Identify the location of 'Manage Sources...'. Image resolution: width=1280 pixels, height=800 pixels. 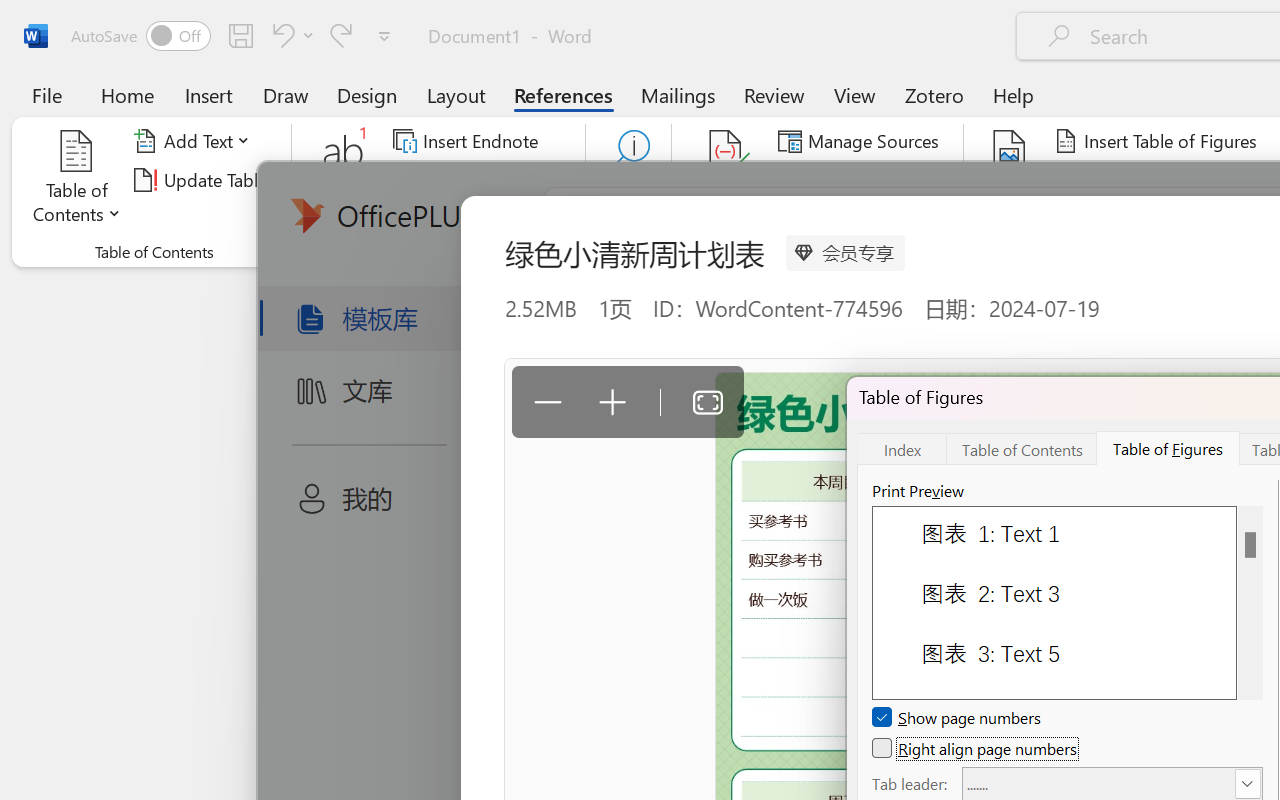
(862, 141).